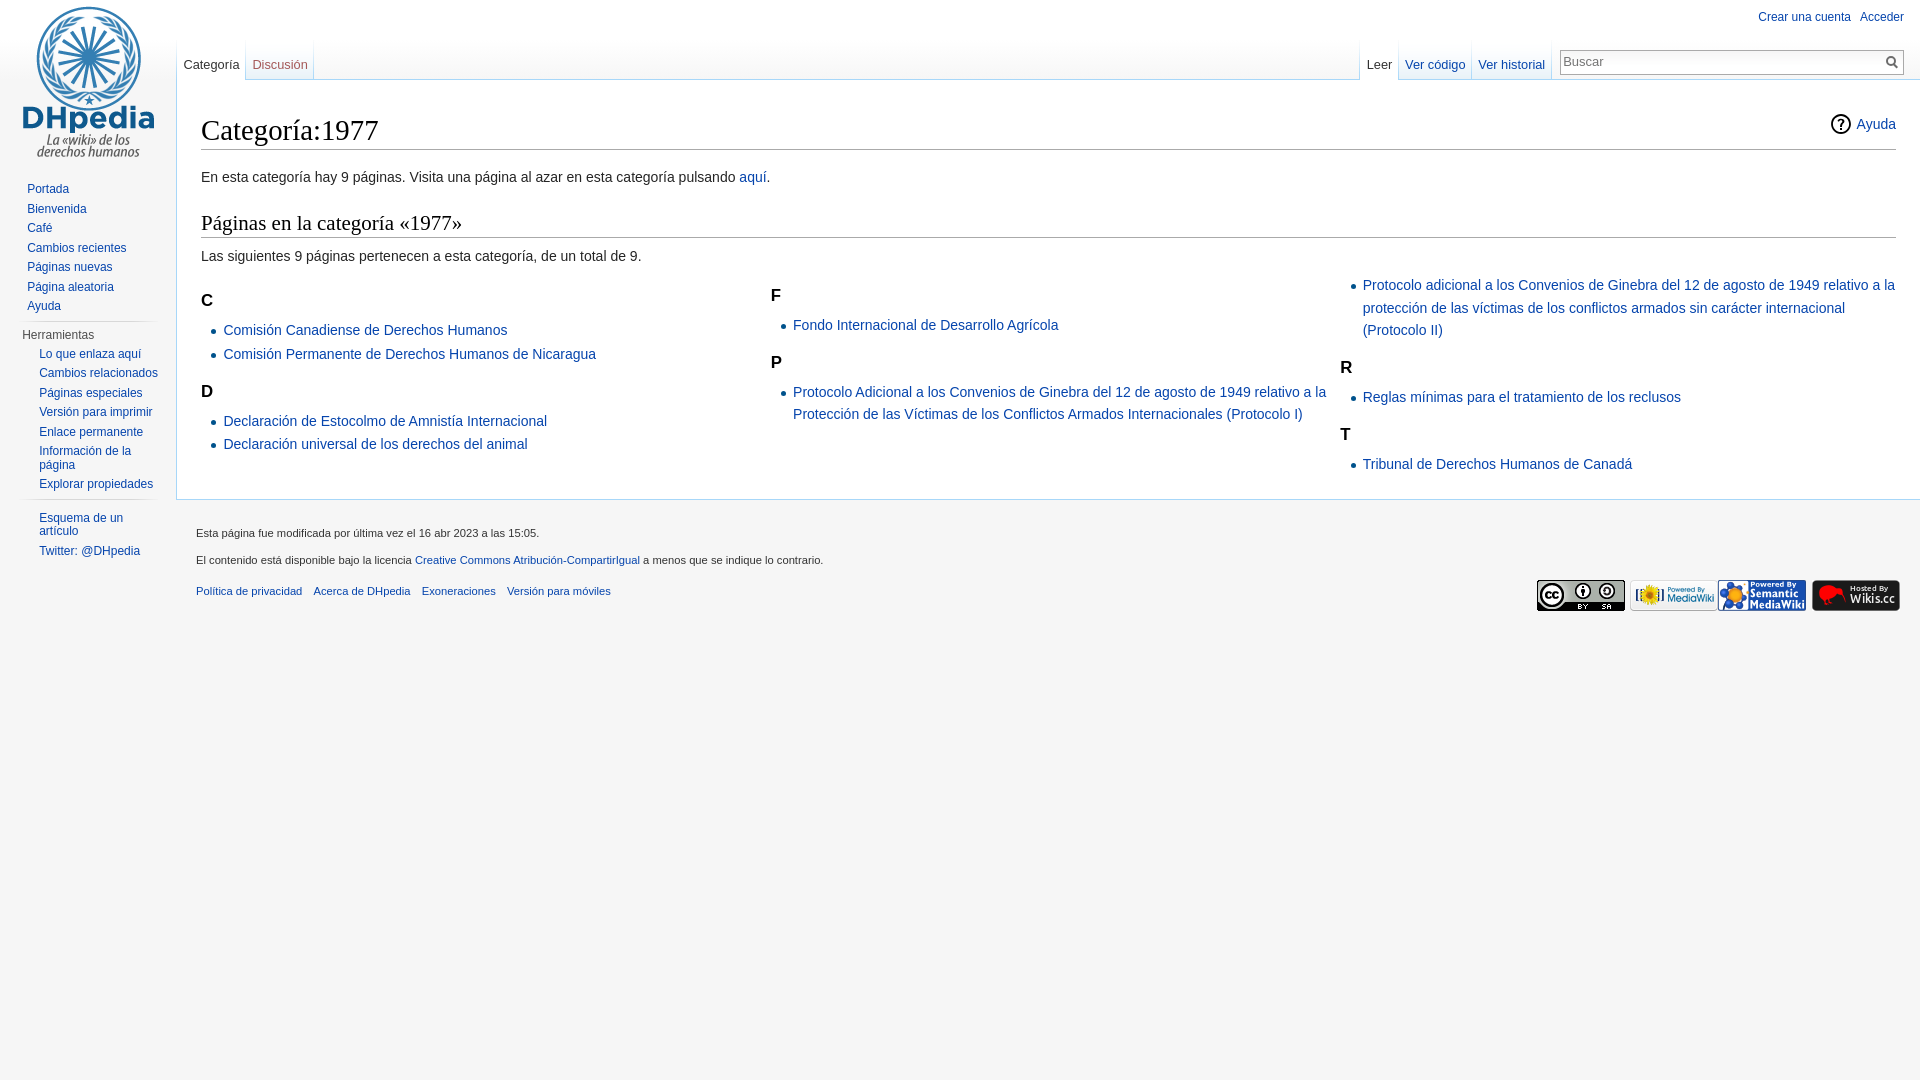 This screenshot has width=1920, height=1080. What do you see at coordinates (48, 189) in the screenshot?
I see `'Portada'` at bounding box center [48, 189].